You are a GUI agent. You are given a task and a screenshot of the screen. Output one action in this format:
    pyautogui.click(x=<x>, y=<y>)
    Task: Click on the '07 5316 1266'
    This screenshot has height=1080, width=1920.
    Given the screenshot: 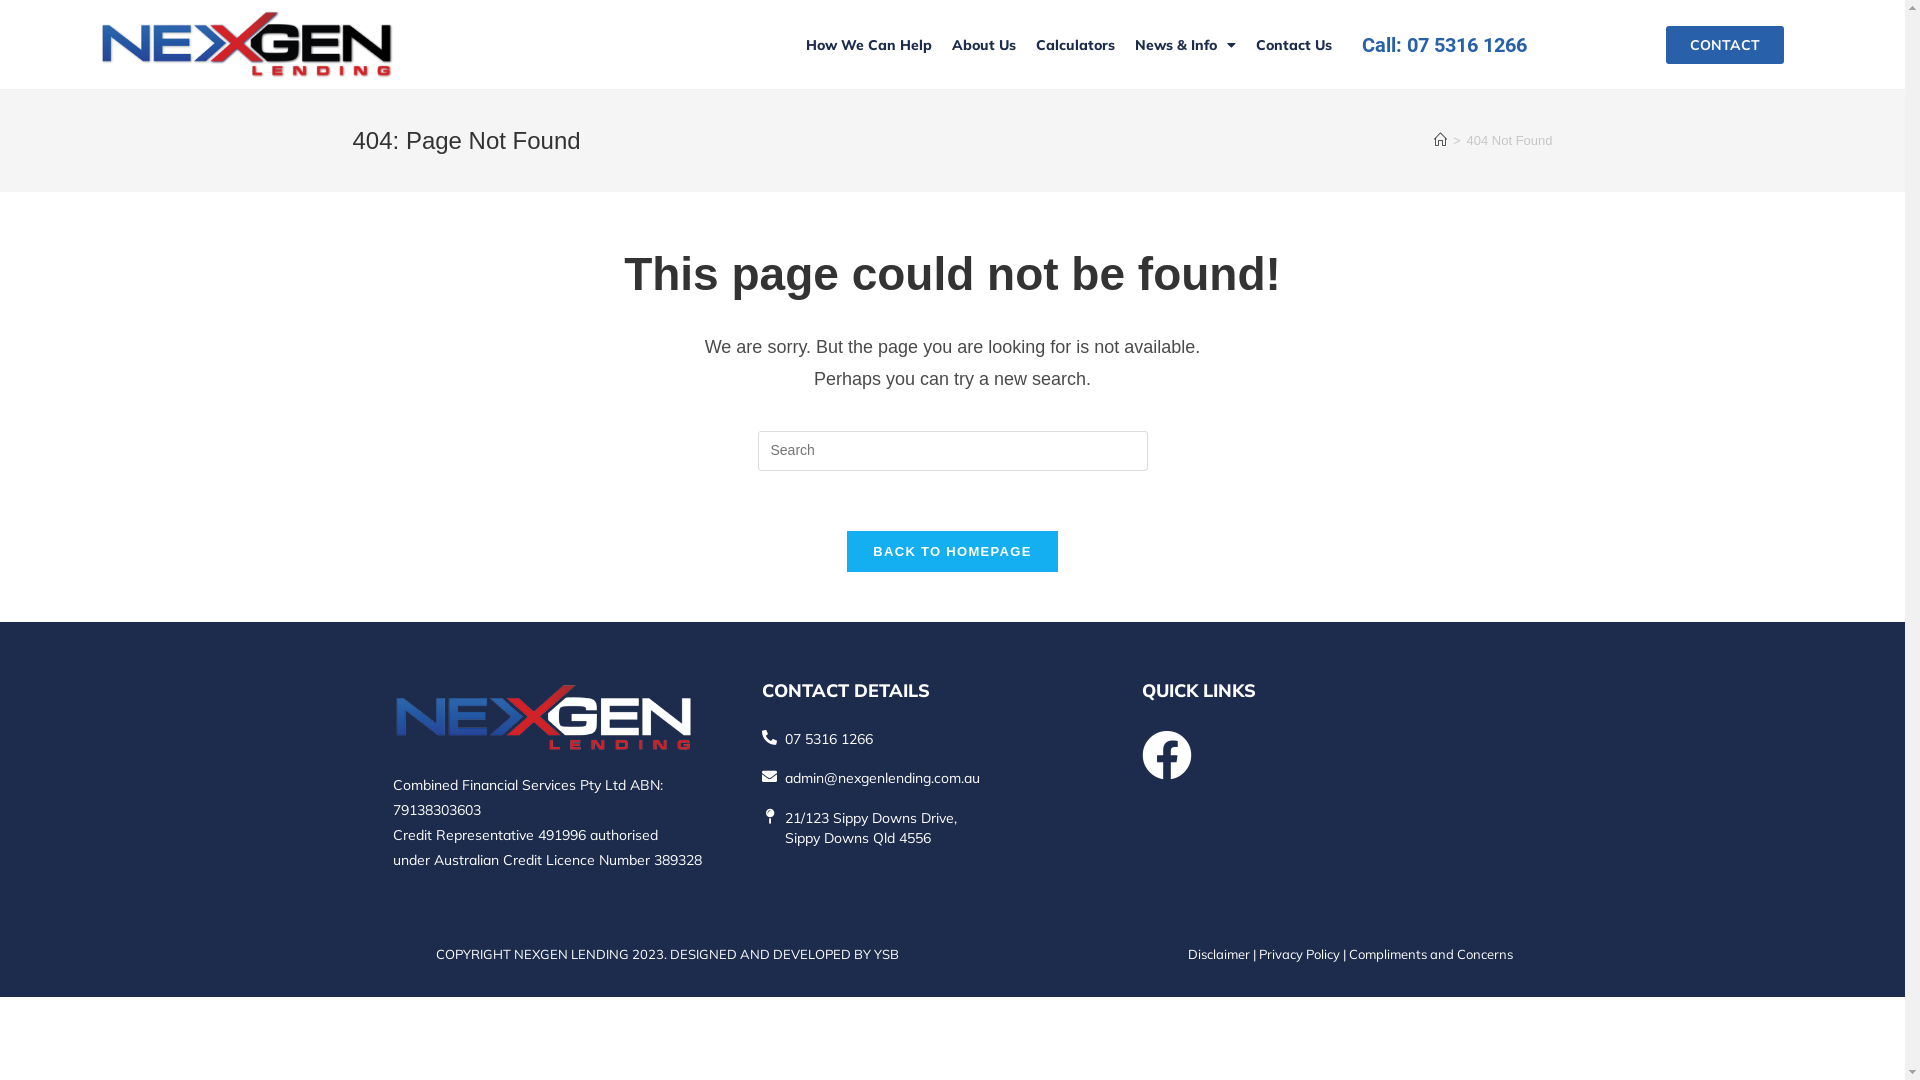 What is the action you would take?
    pyautogui.click(x=784, y=739)
    